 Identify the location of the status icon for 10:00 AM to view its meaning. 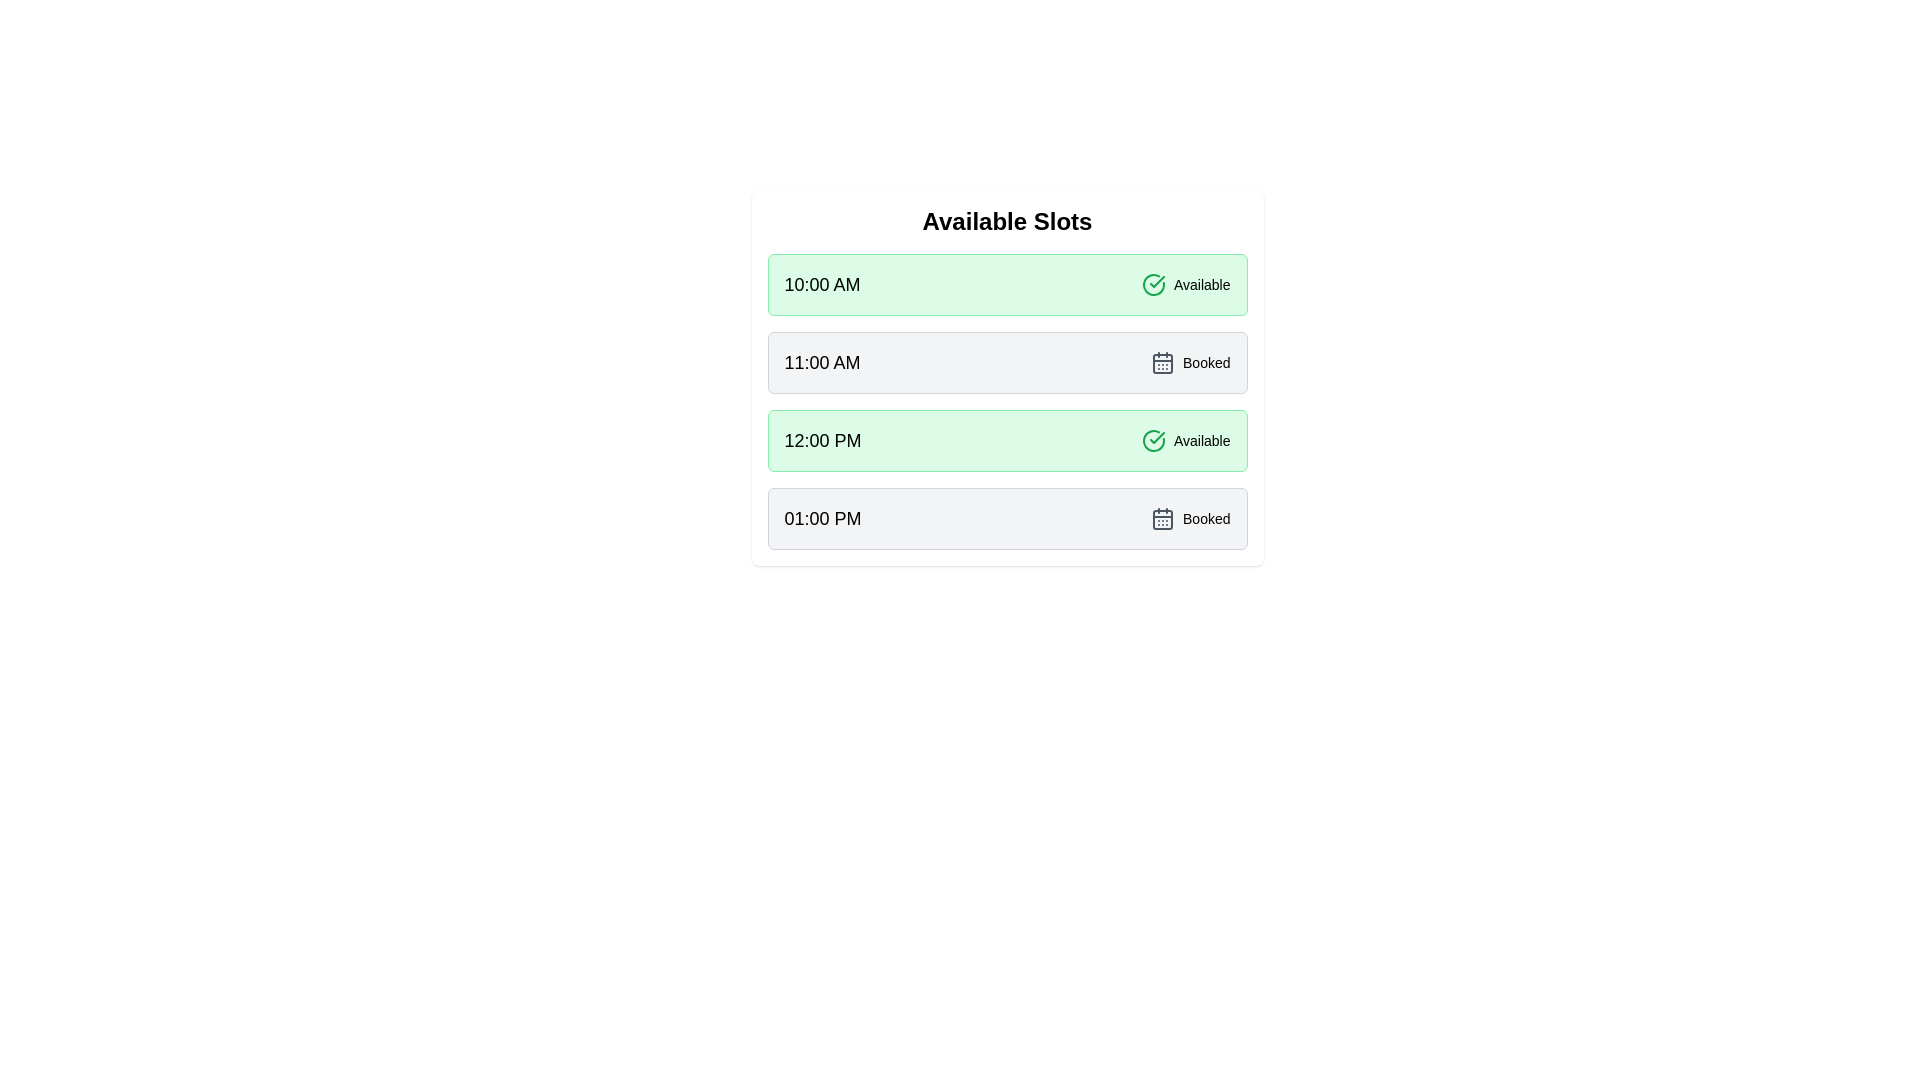
(1153, 285).